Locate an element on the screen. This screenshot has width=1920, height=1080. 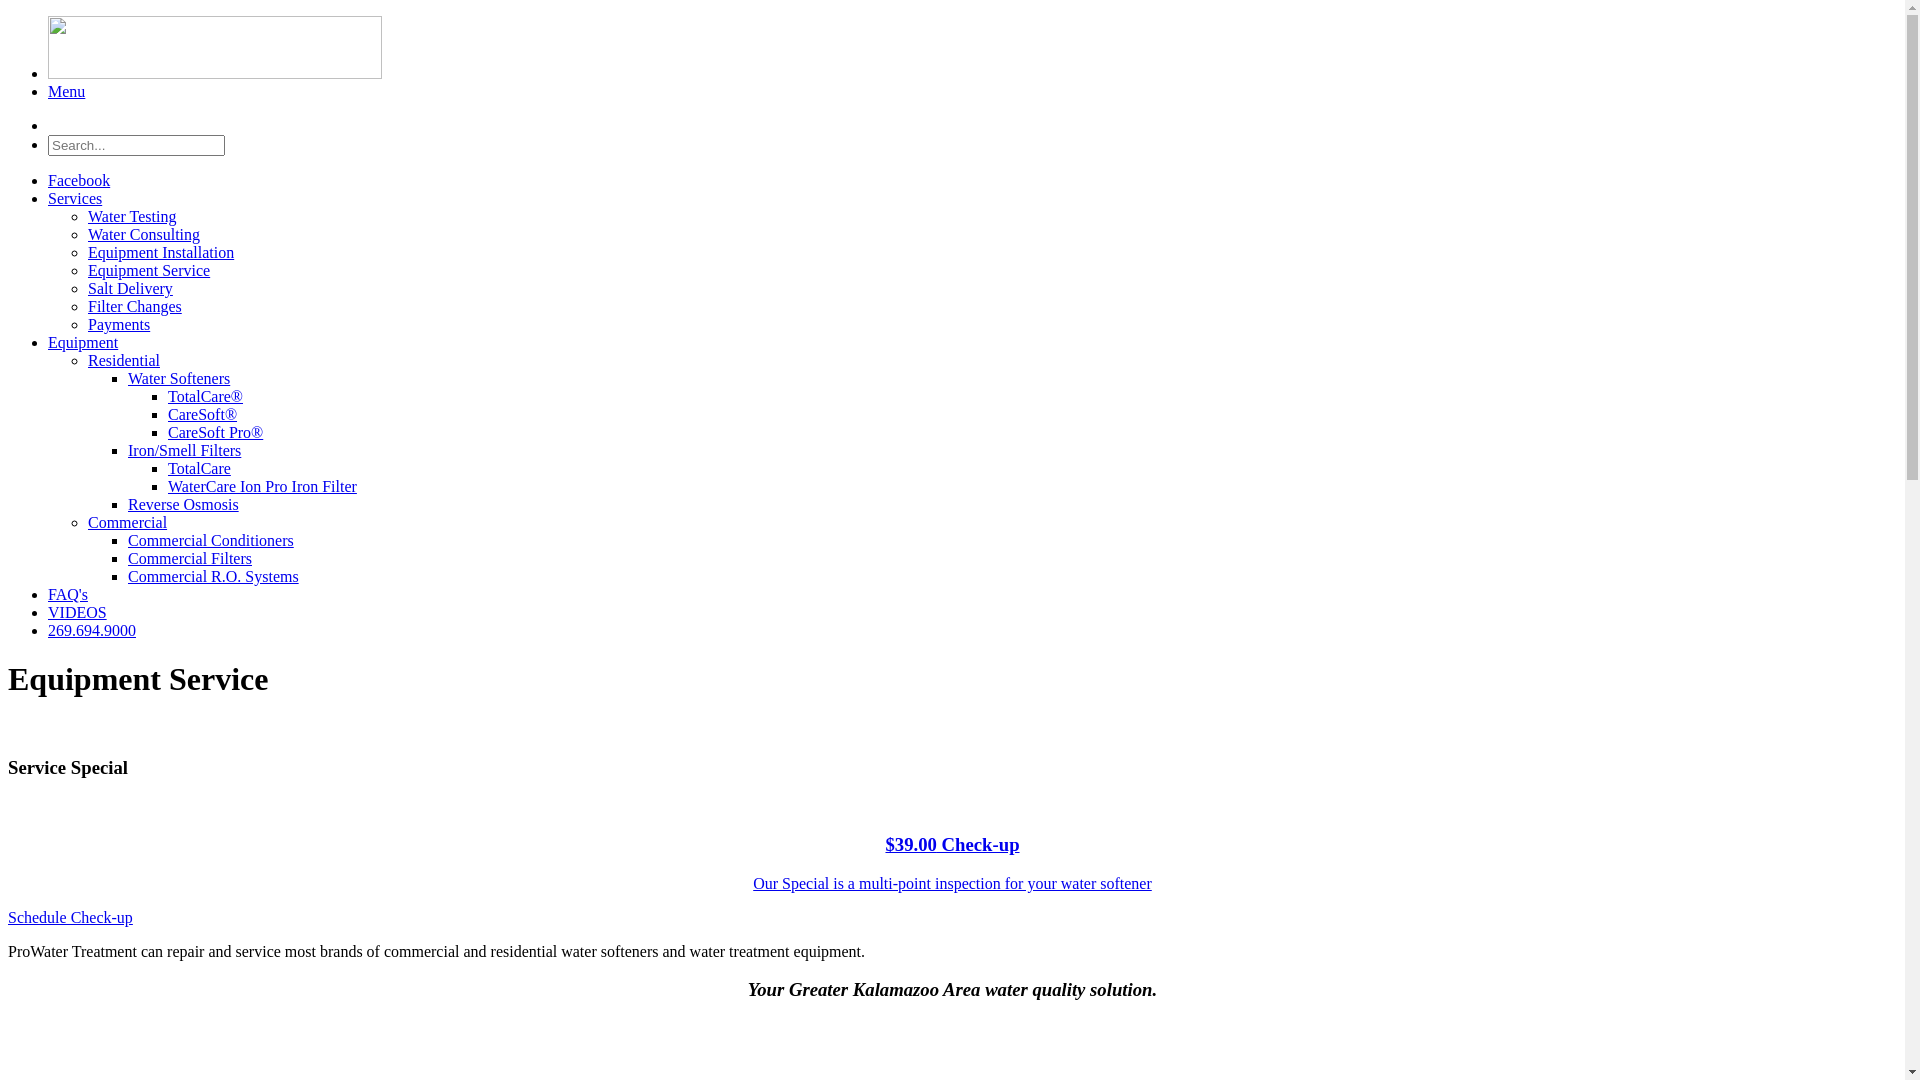
'Water Testing' is located at coordinates (130, 216).